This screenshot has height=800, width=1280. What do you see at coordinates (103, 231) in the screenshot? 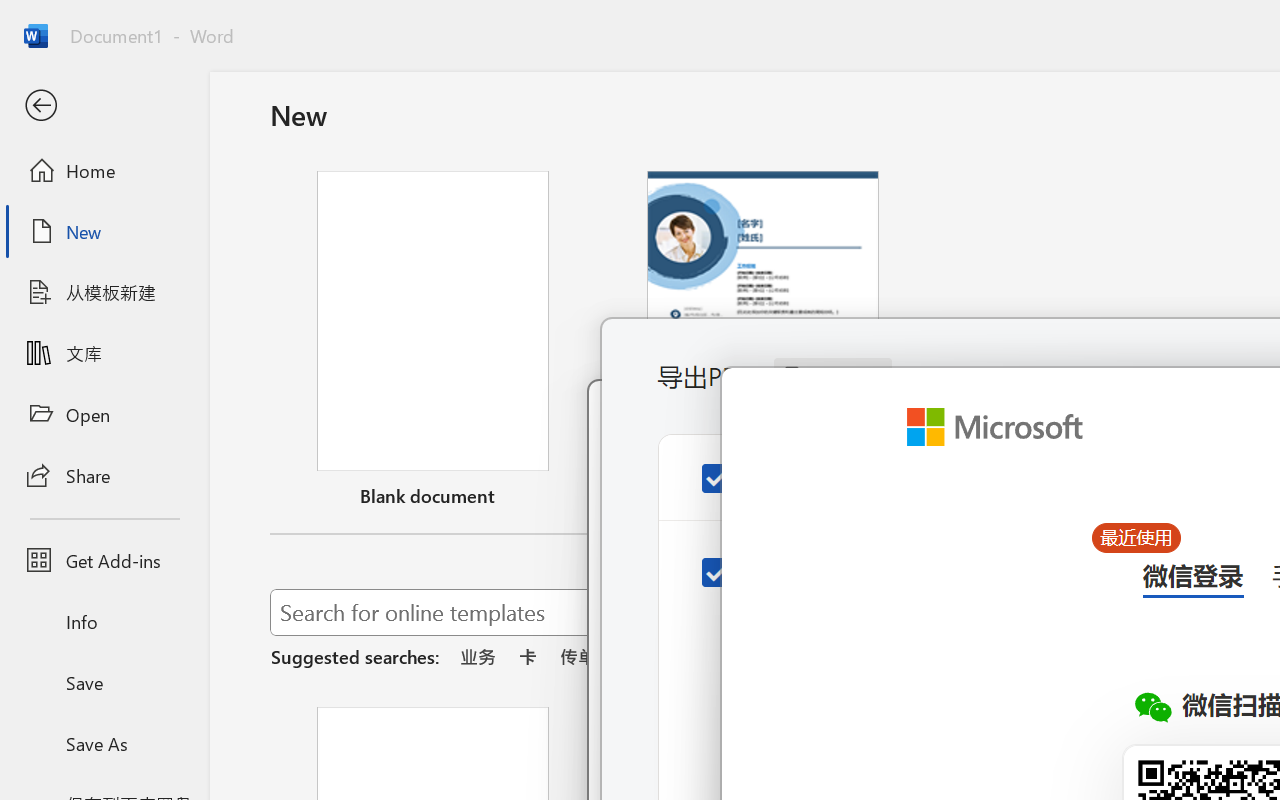
I see `'New'` at bounding box center [103, 231].